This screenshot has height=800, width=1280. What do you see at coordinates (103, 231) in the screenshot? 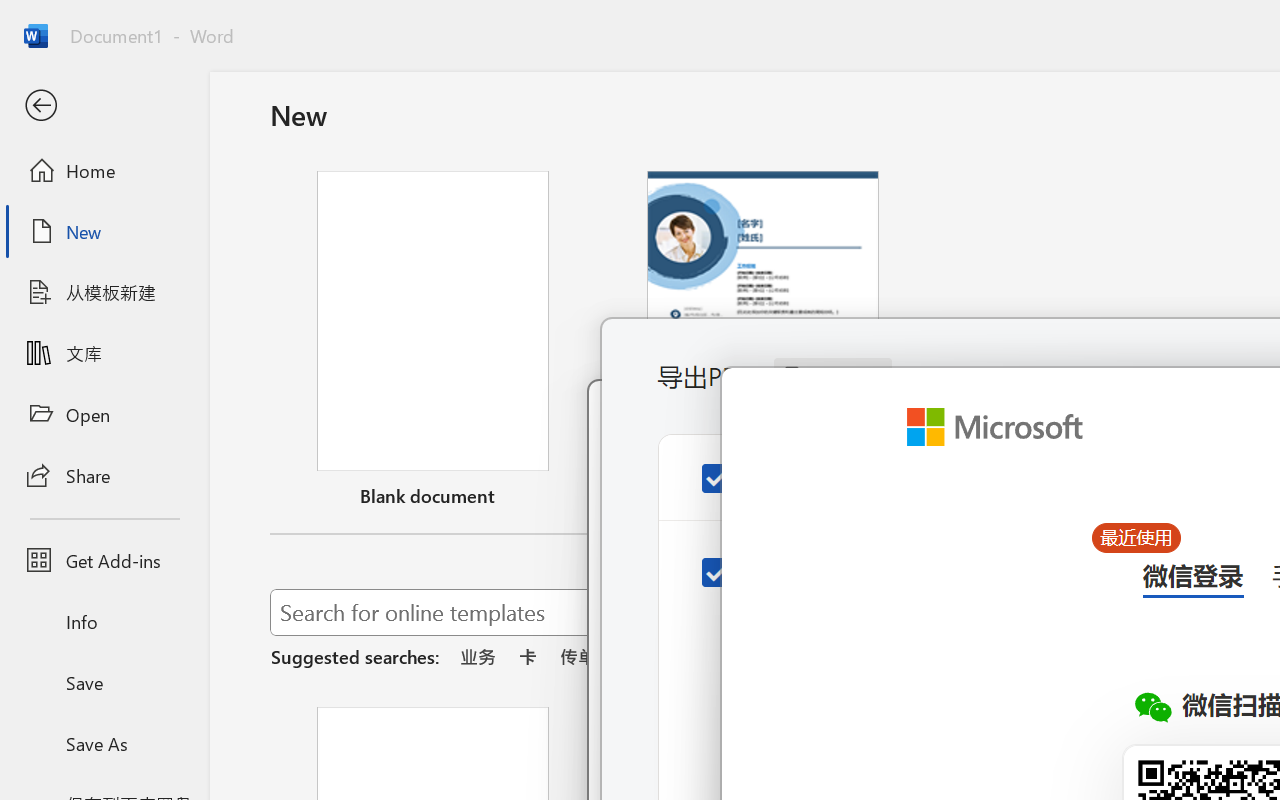
I see `'New'` at bounding box center [103, 231].